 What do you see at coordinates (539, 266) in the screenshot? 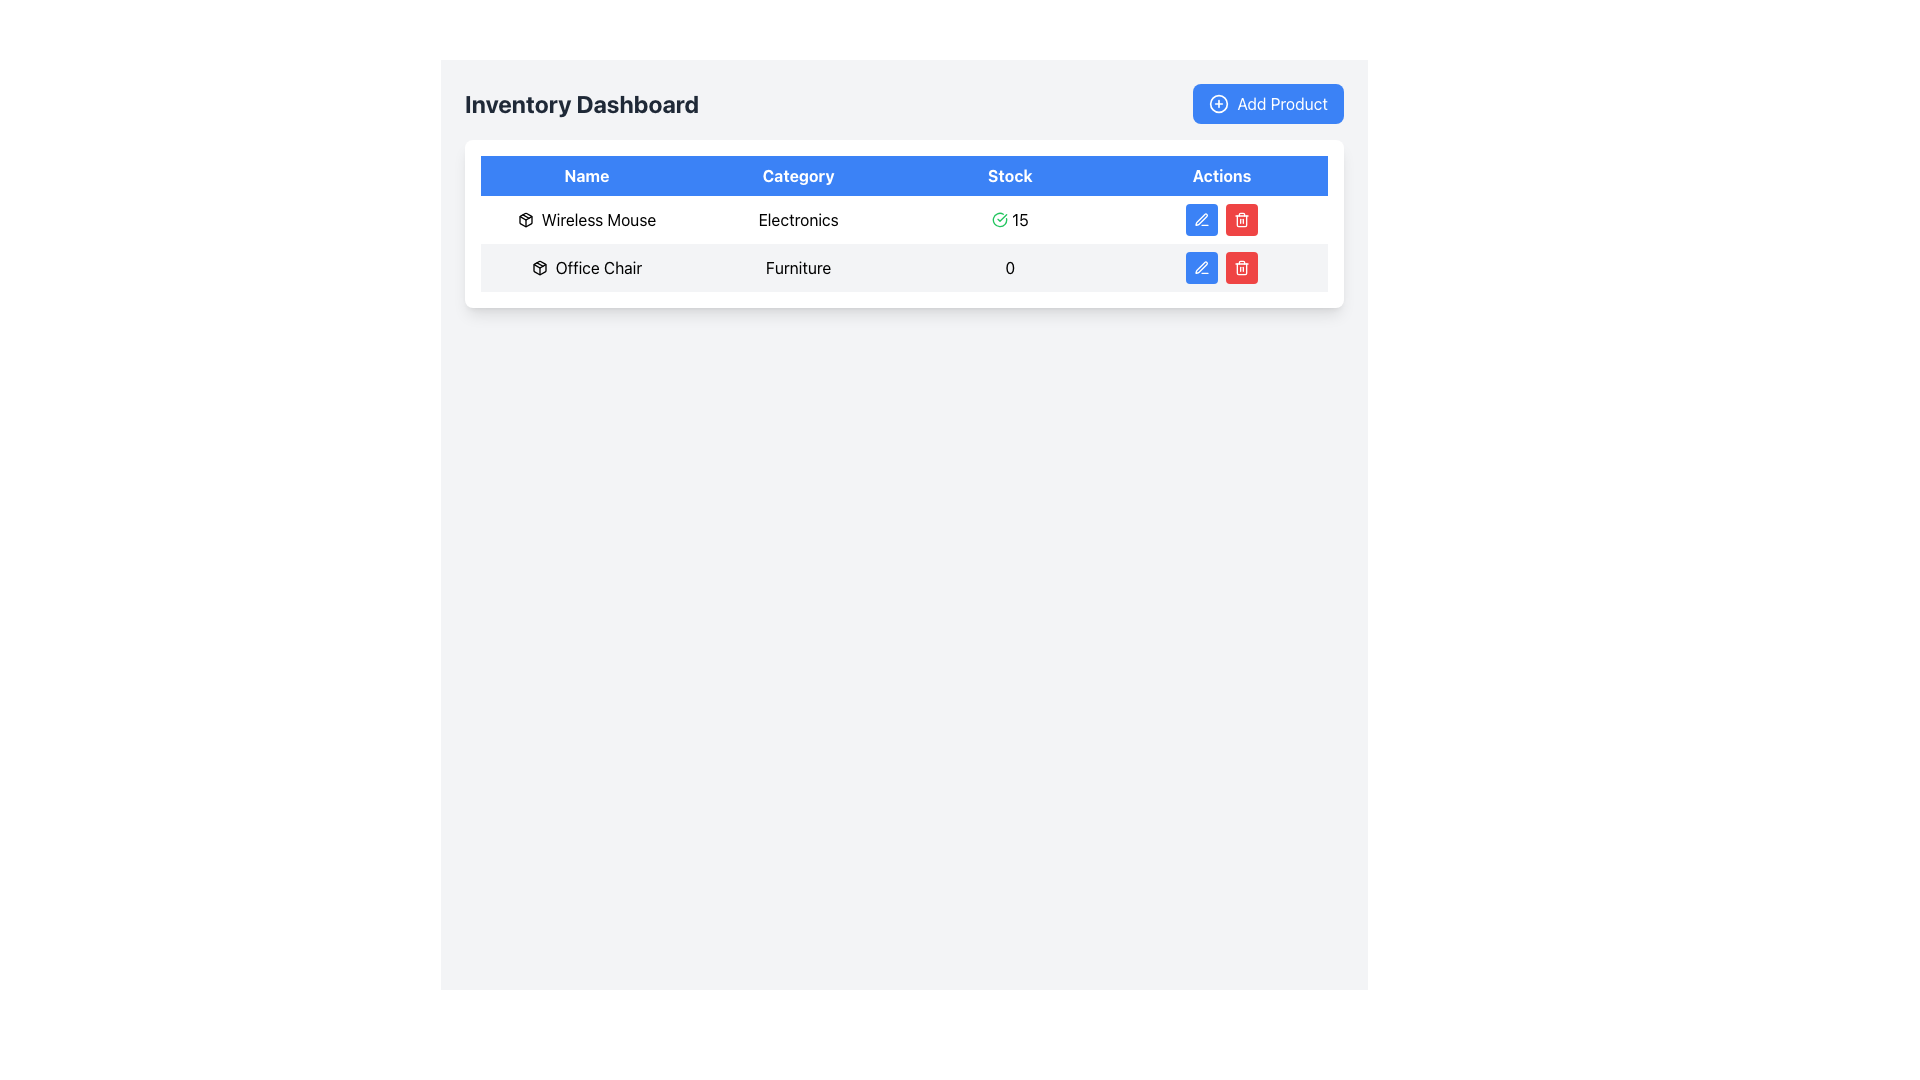
I see `the icon representing the 'Office Chair' entry located in the second row of the 'Inventory Dashboard', to the left of the 'Office Chair' text` at bounding box center [539, 266].